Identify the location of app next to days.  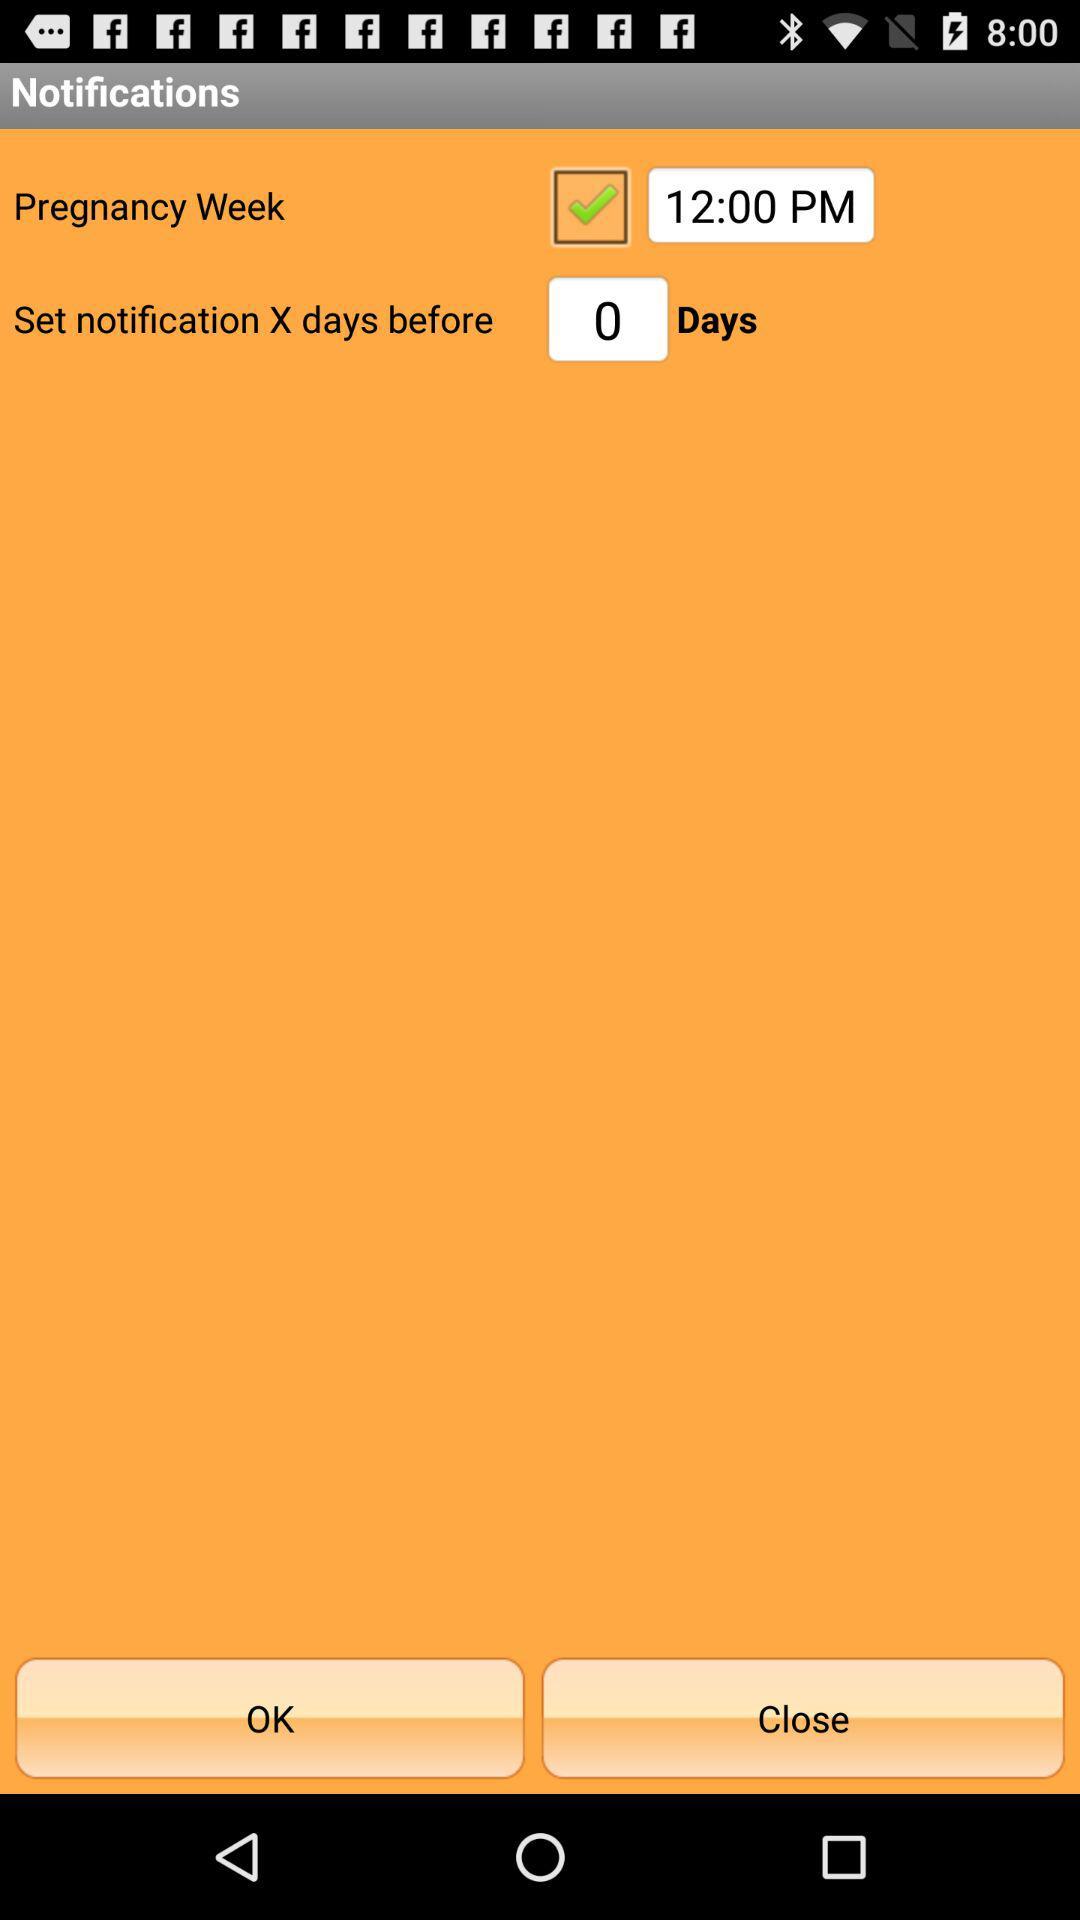
(607, 318).